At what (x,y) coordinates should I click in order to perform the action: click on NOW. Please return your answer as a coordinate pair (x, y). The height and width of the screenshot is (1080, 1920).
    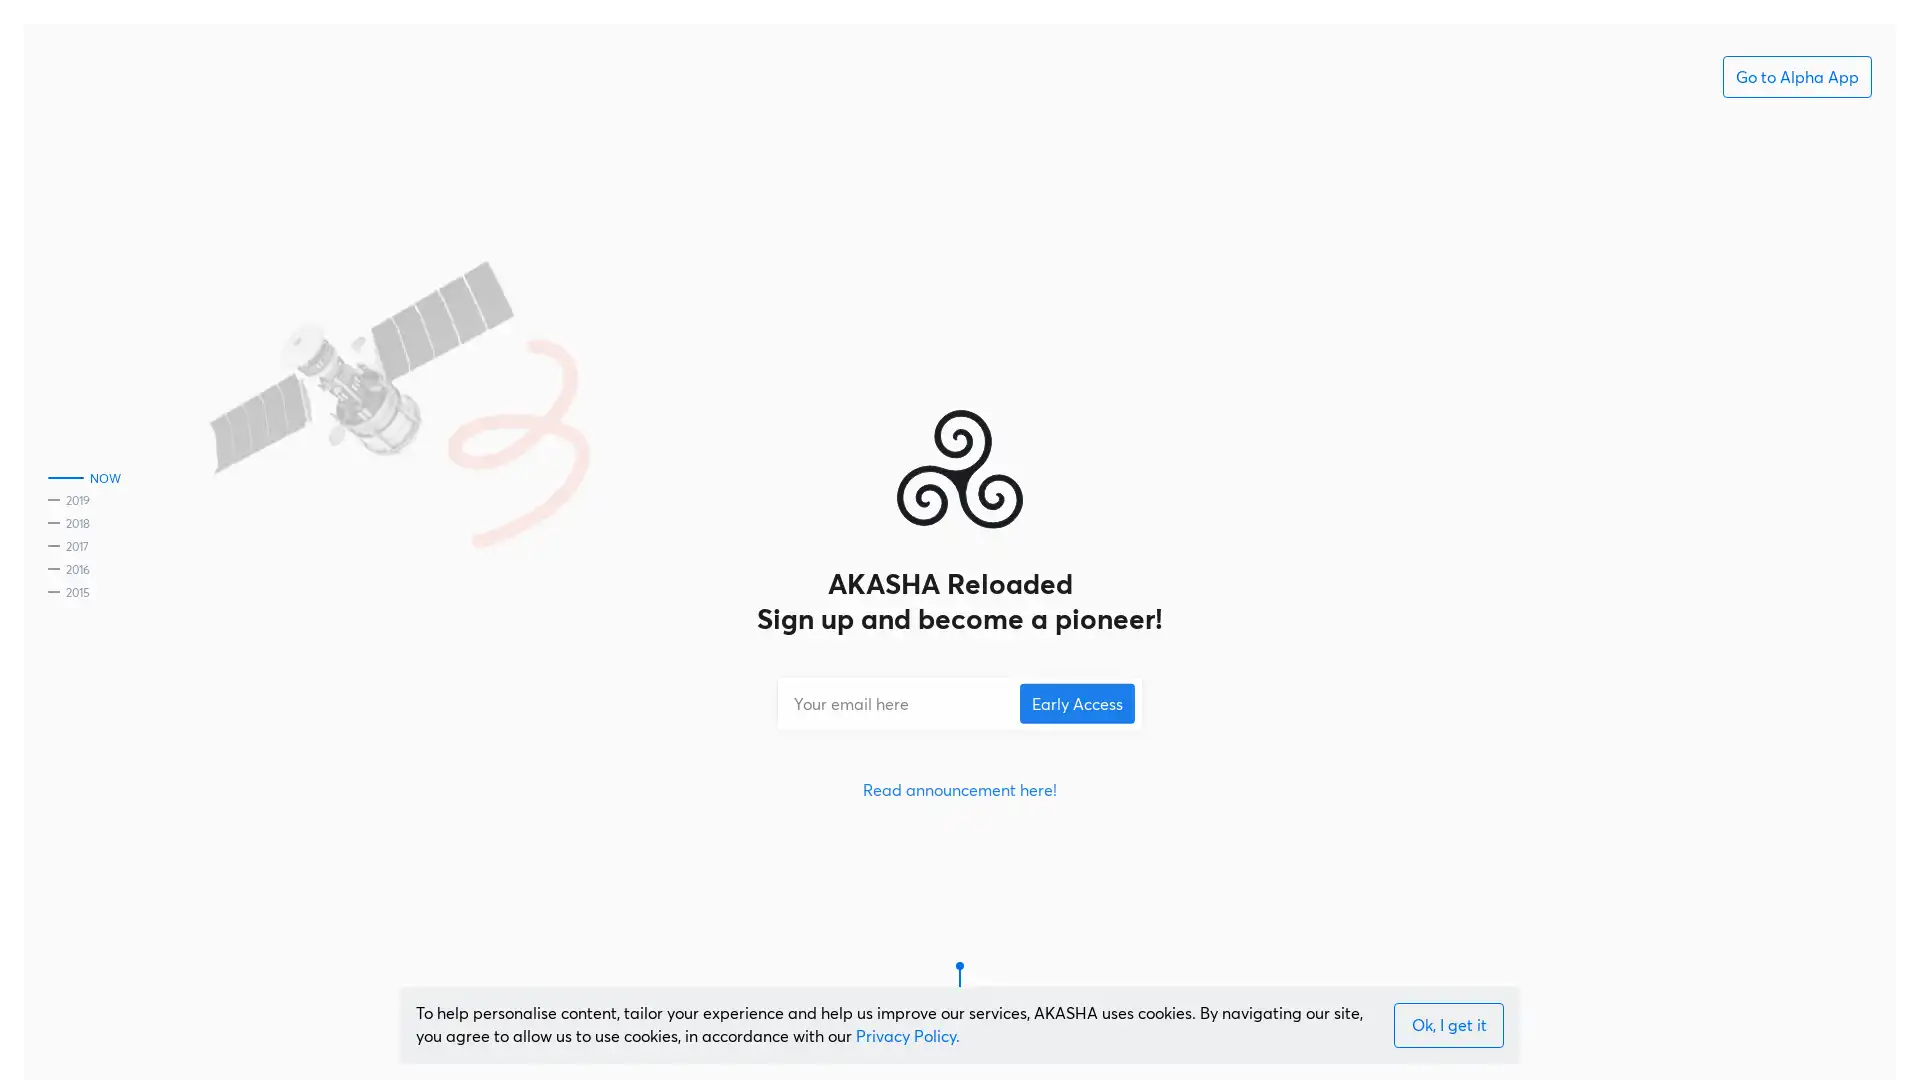
    Looking at the image, I should click on (83, 479).